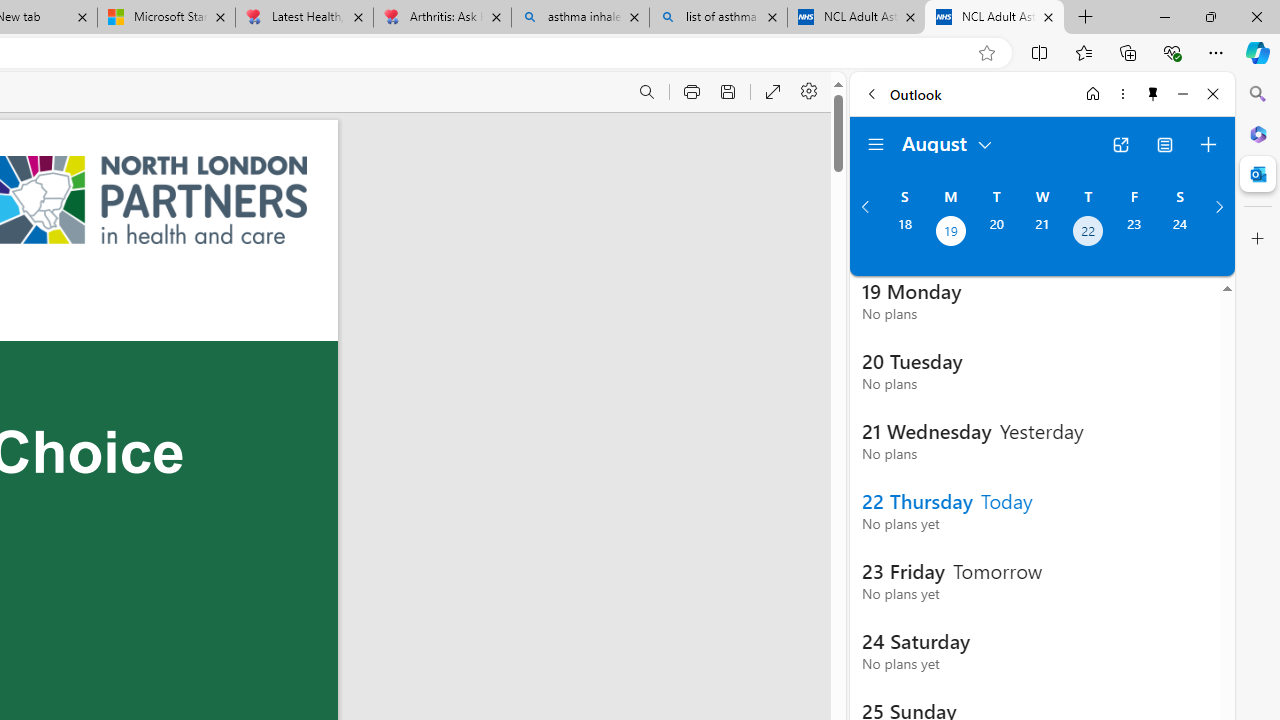  I want to click on 'Monday, August 19, 2024. Date selected. ', so click(949, 232).